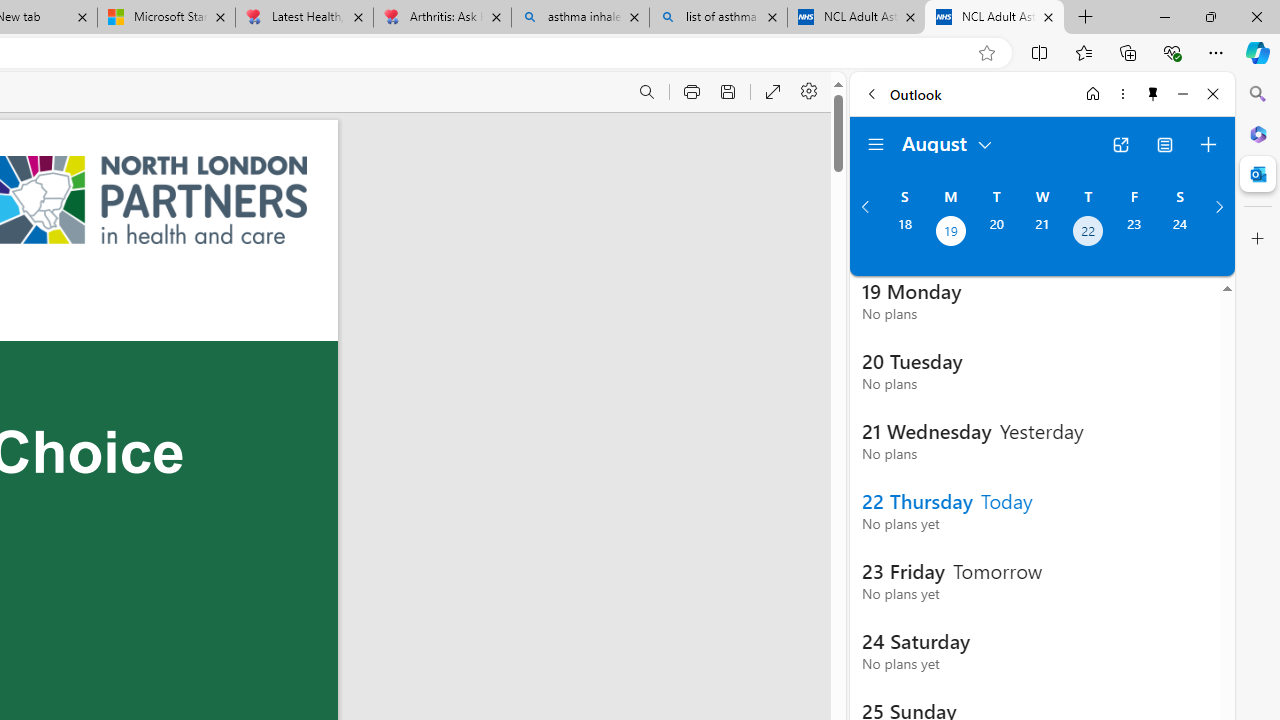  I want to click on 'Monday, August 19, 2024. Date selected. ', so click(949, 232).